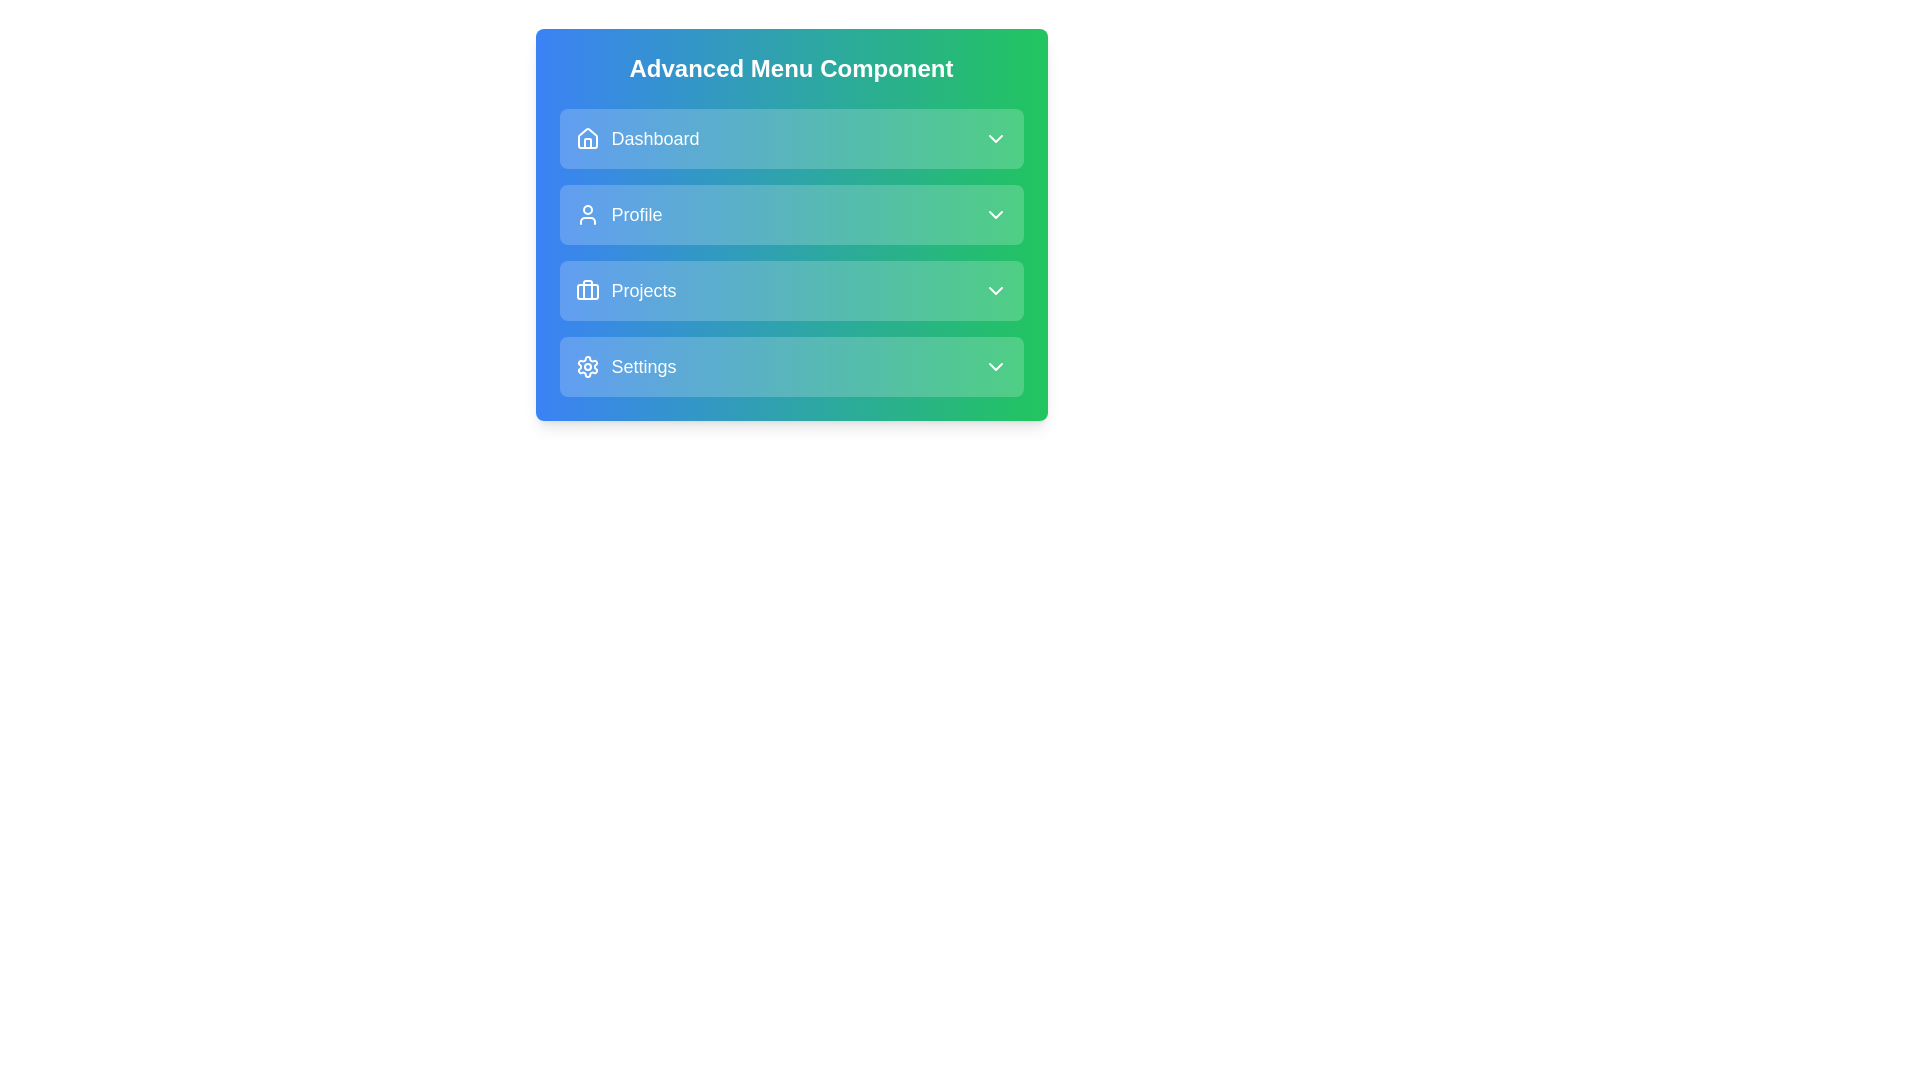 The width and height of the screenshot is (1920, 1080). I want to click on the 'Projects' text label next to the briefcase icon, so click(625, 290).